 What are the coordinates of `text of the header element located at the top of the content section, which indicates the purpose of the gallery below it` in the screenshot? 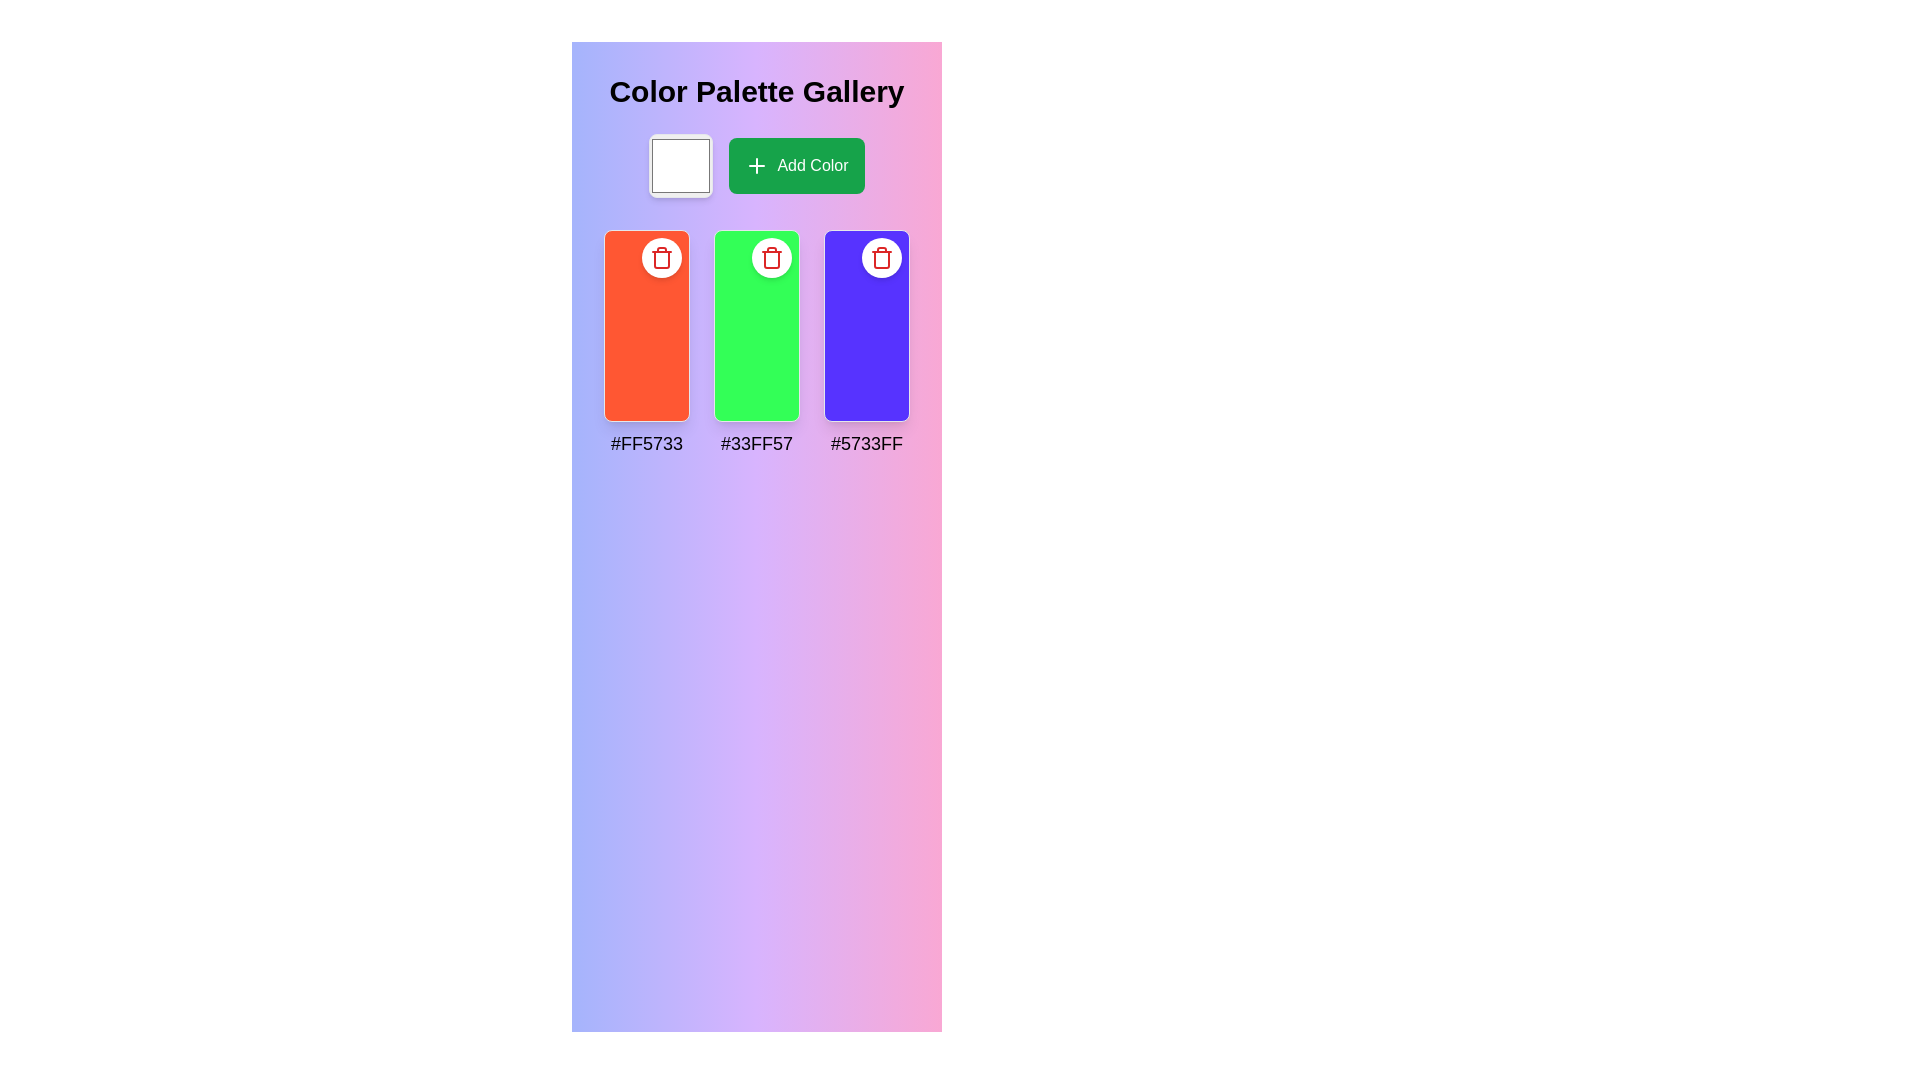 It's located at (756, 92).